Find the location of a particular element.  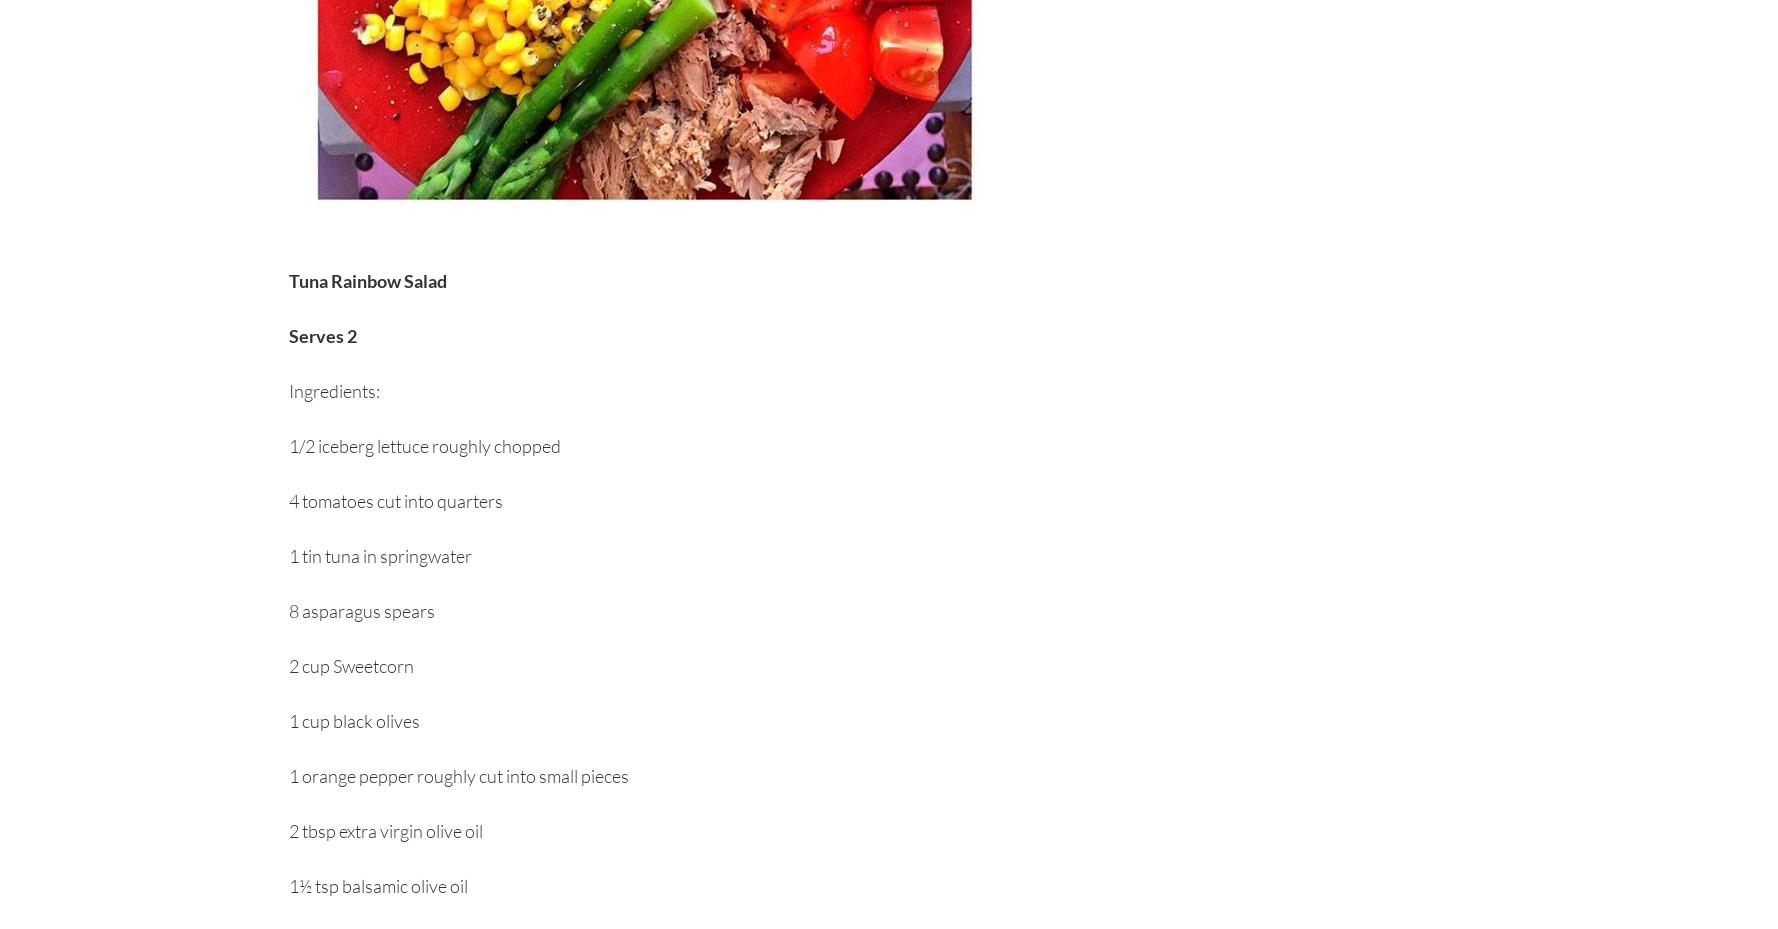

'1 cup black olives' is located at coordinates (353, 720).